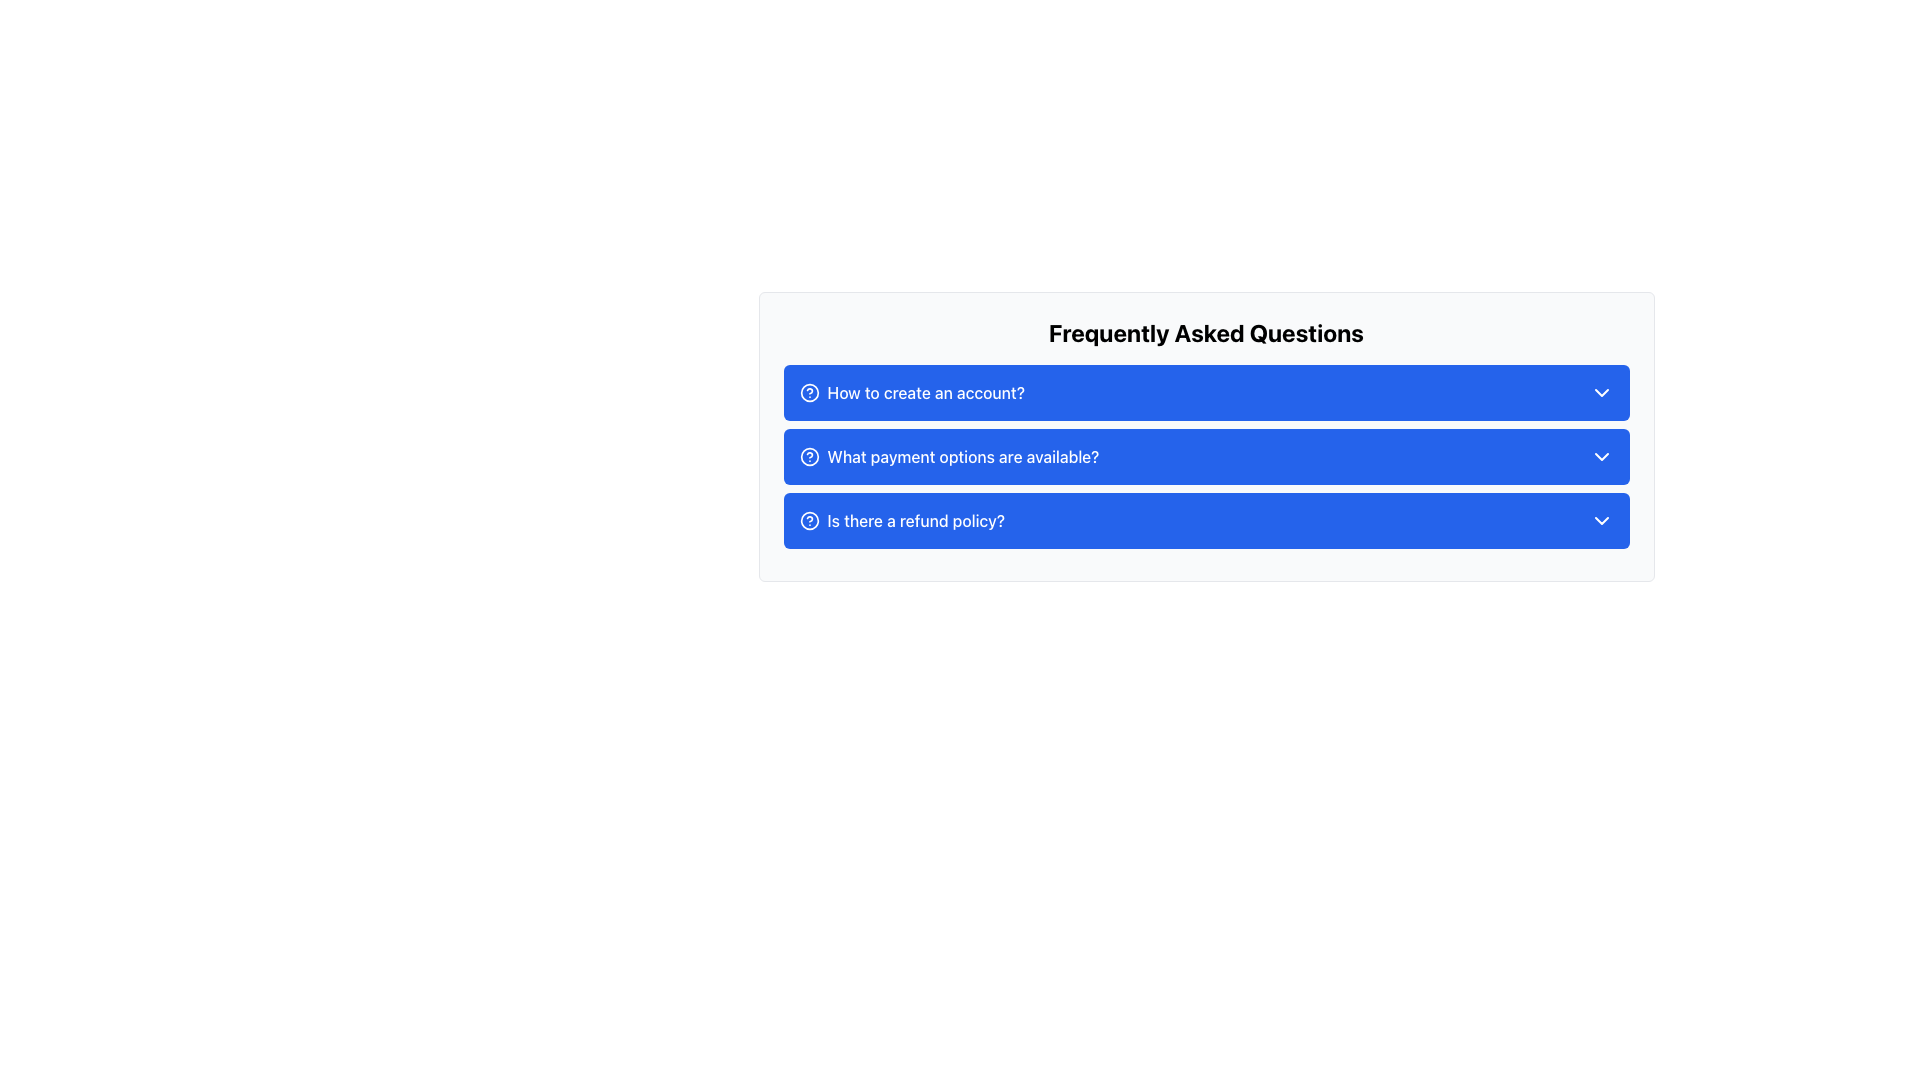 Image resolution: width=1920 pixels, height=1080 pixels. What do you see at coordinates (1205, 393) in the screenshot?
I see `the first Expandable List Item in the FAQ section` at bounding box center [1205, 393].